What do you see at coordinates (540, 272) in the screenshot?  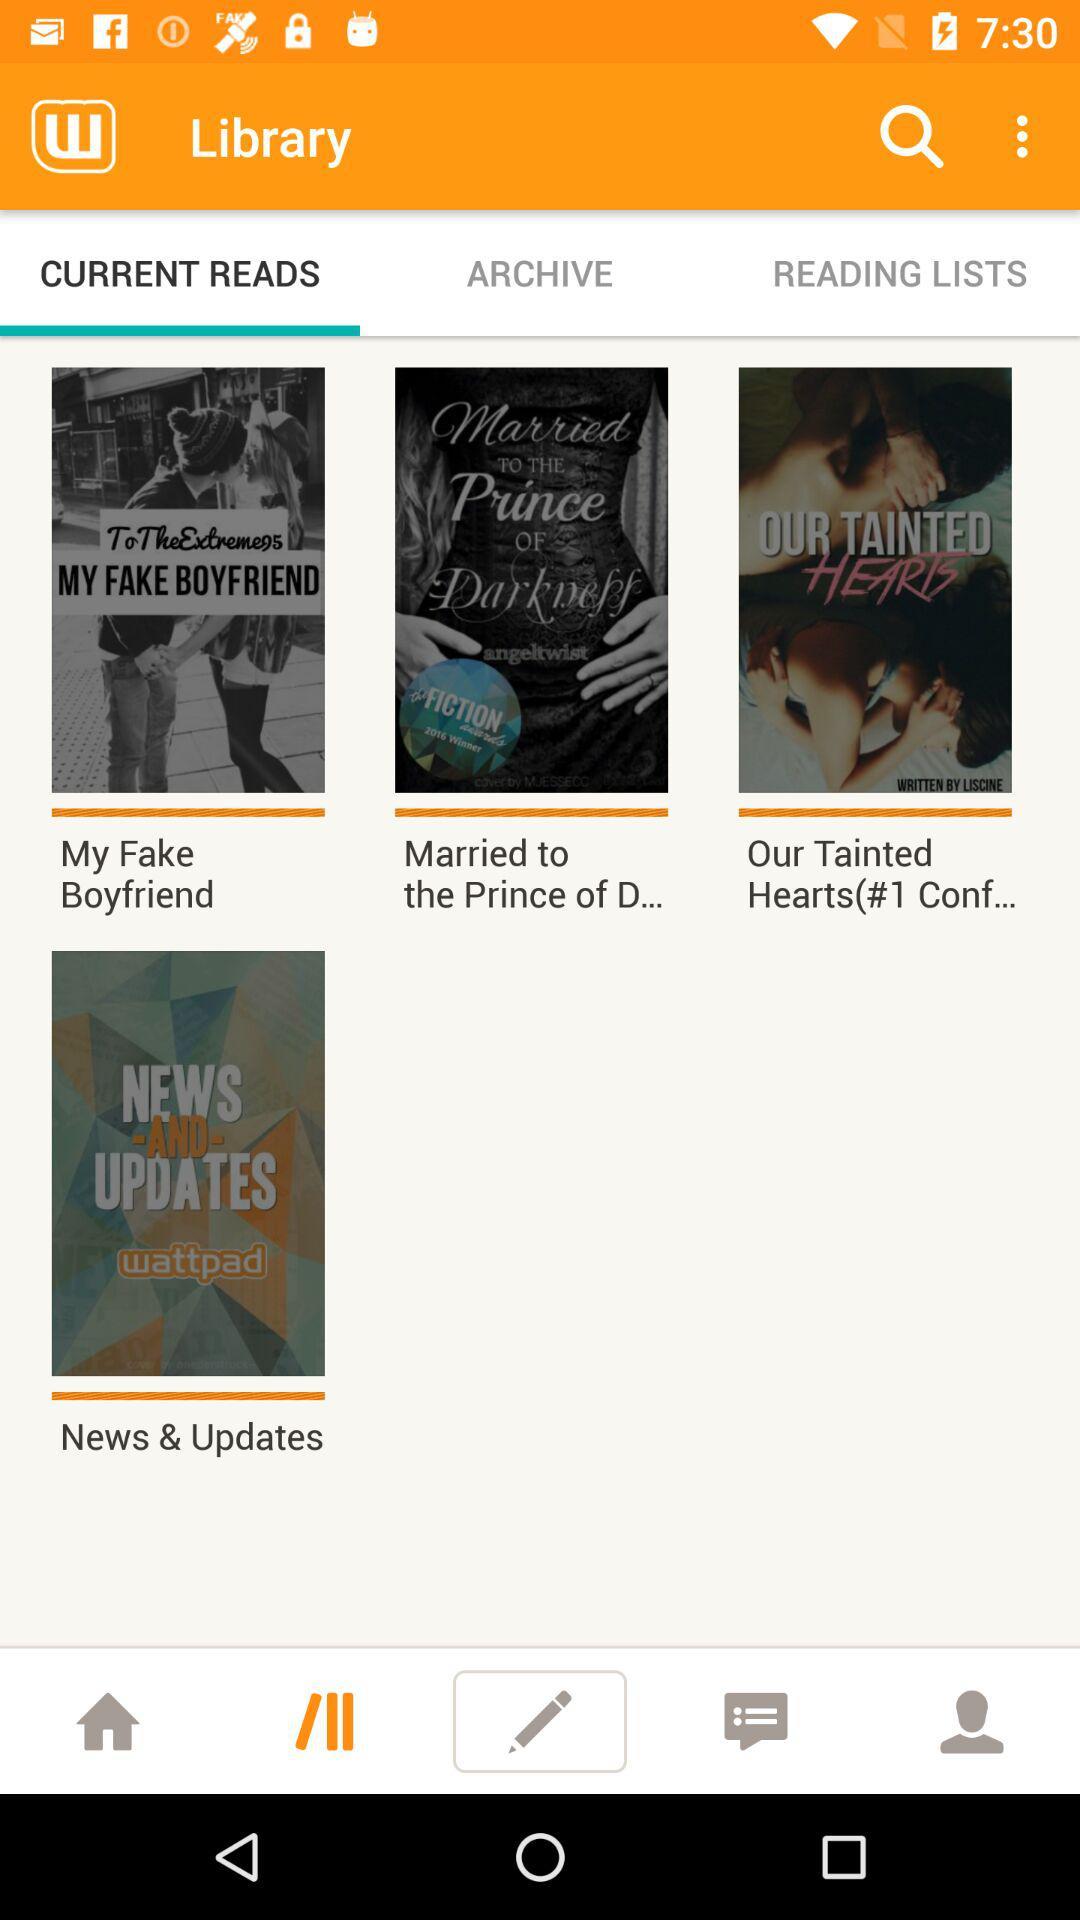 I see `item next to the reading lists icon` at bounding box center [540, 272].